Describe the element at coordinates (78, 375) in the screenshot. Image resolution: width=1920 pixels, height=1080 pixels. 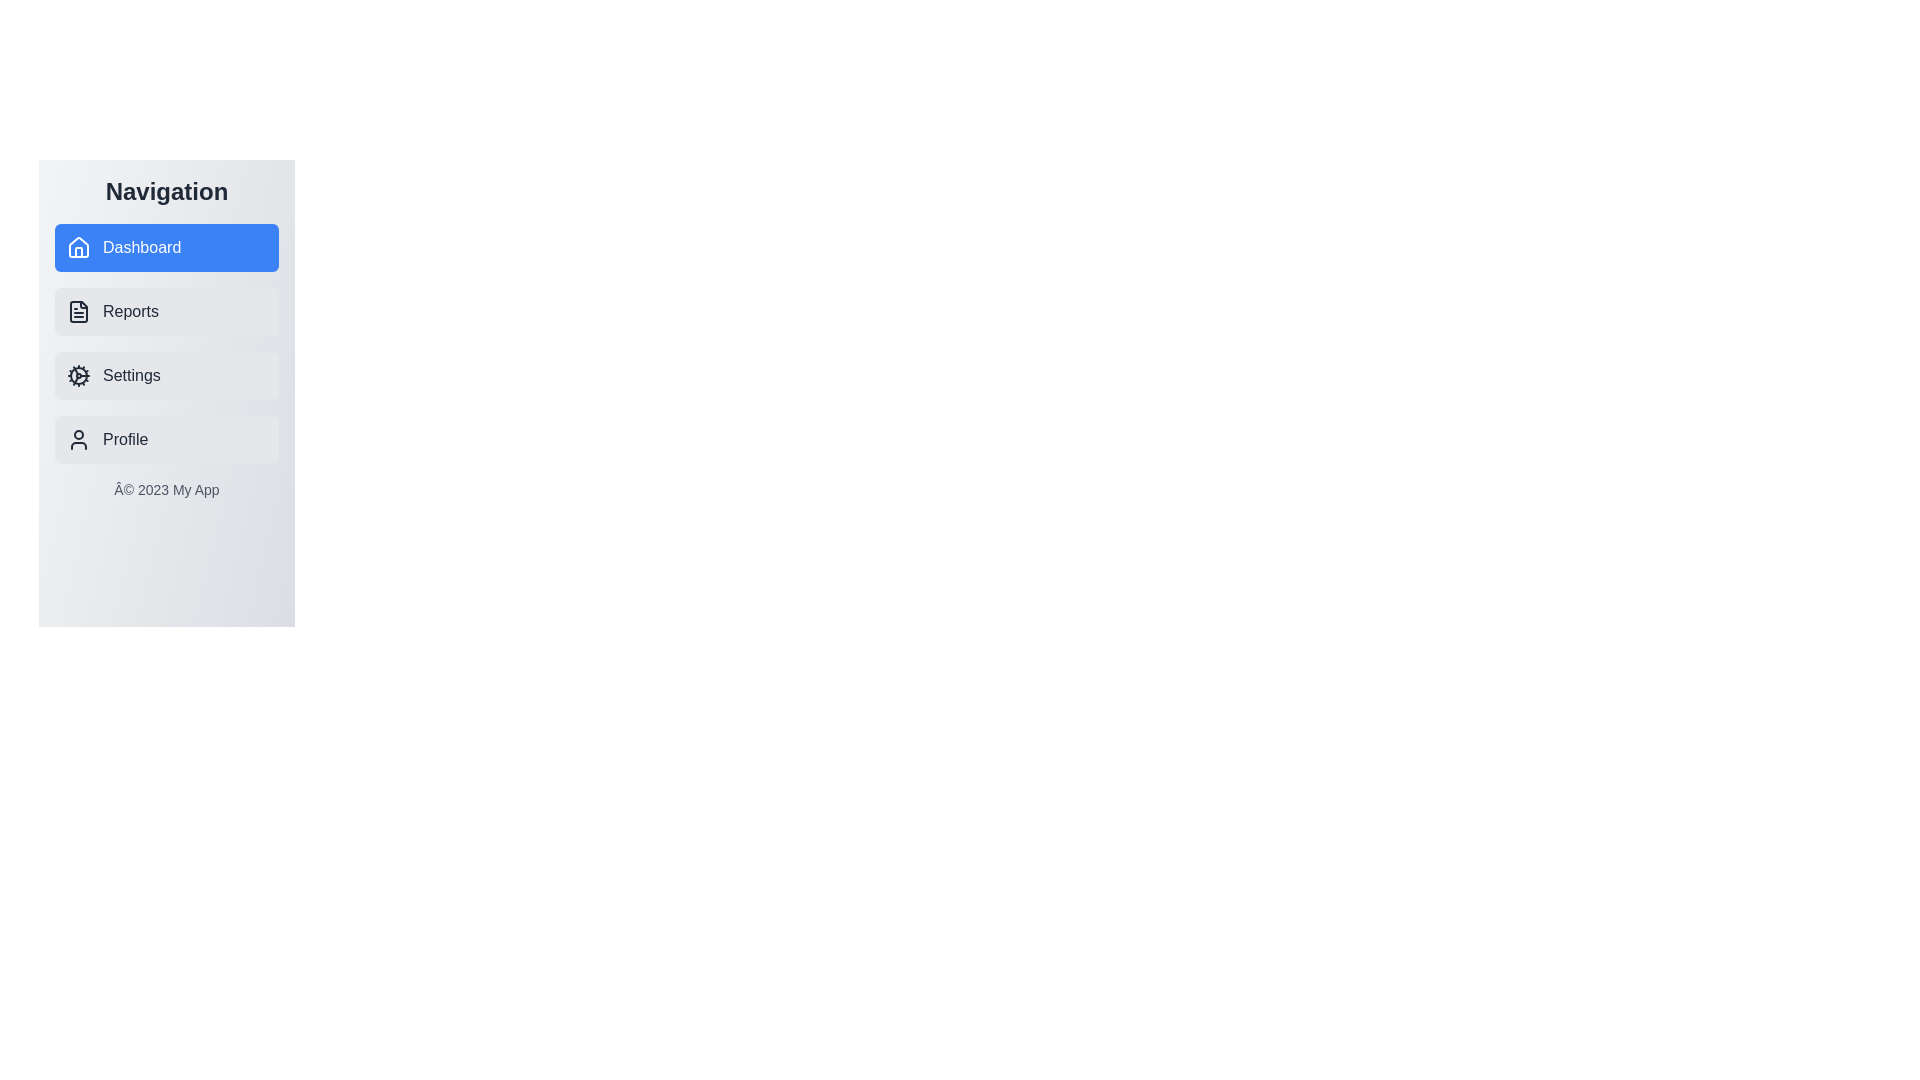
I see `the cogwheel icon in the 'Settings' navigation list, which is the third icon from the top in the left navigation menu` at that location.